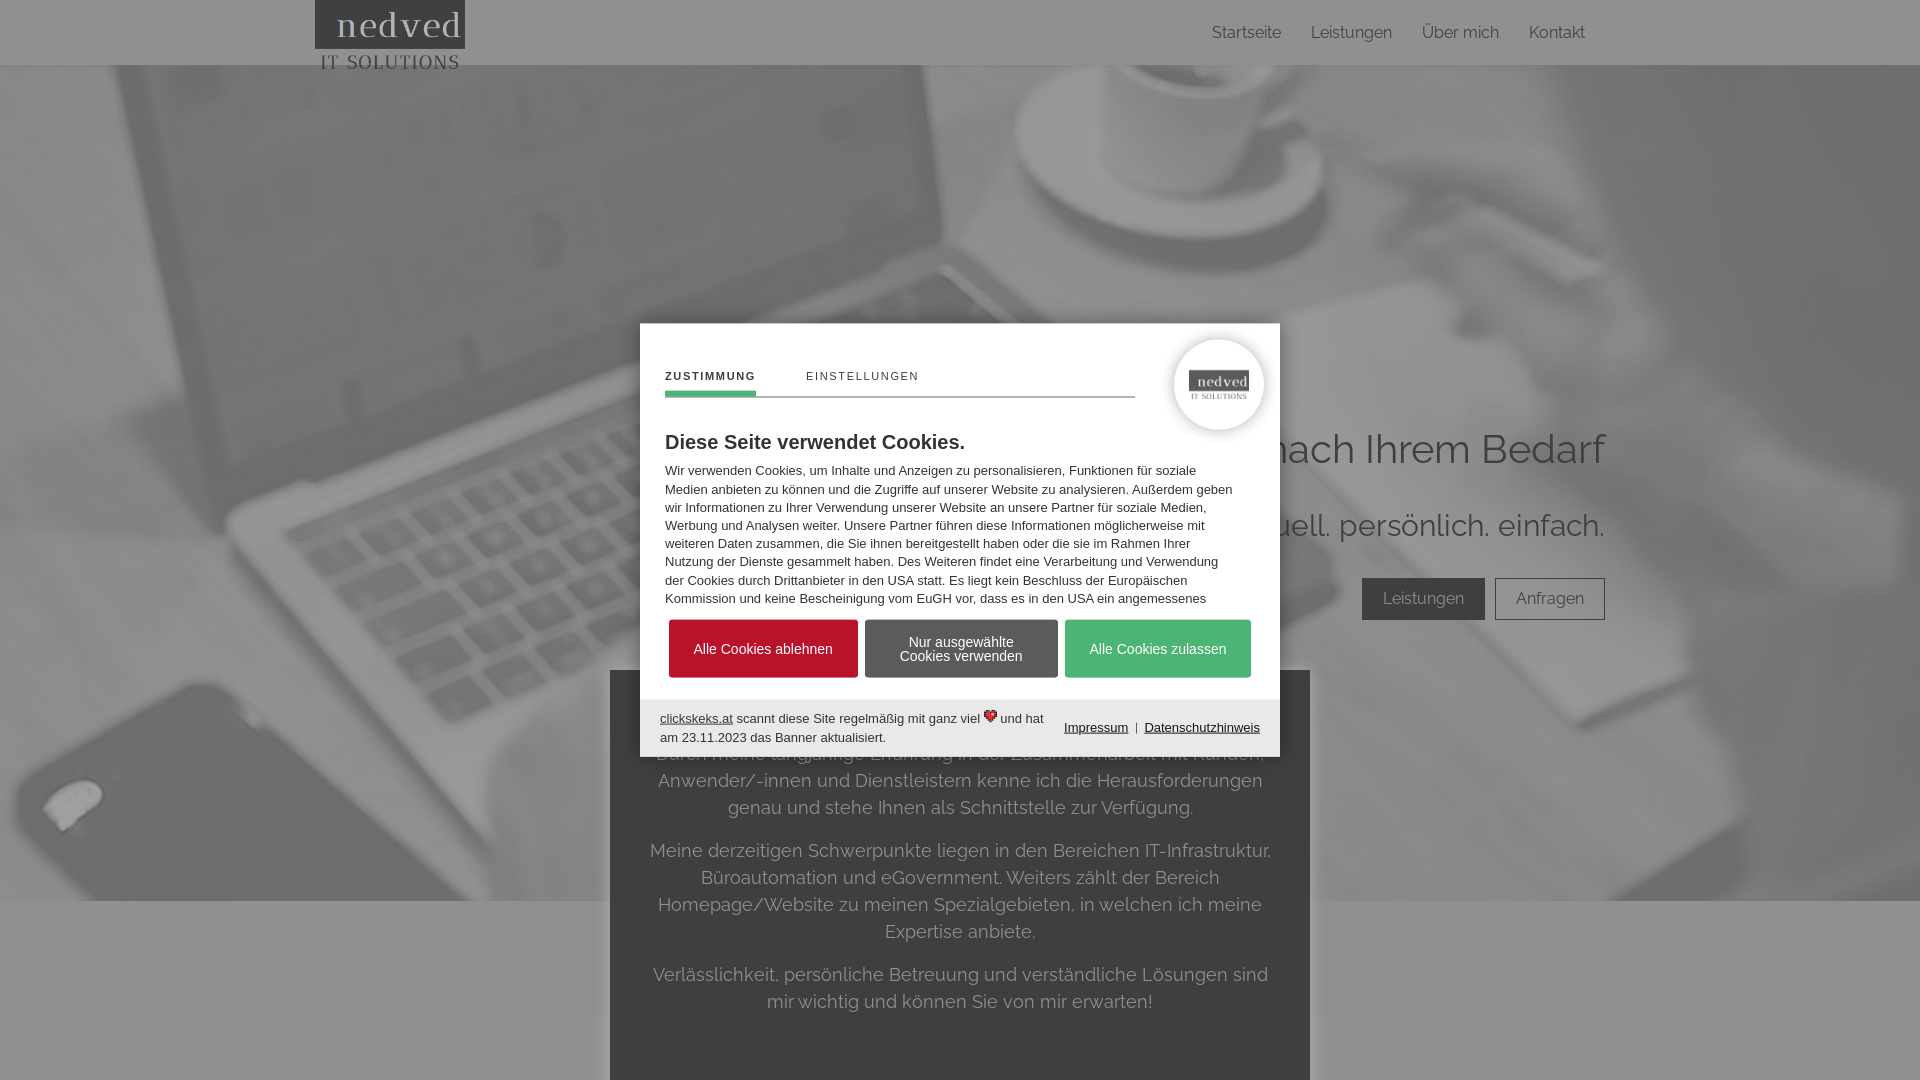  Describe the element at coordinates (762, 648) in the screenshot. I see `'Alle Cookies ablehnen'` at that location.